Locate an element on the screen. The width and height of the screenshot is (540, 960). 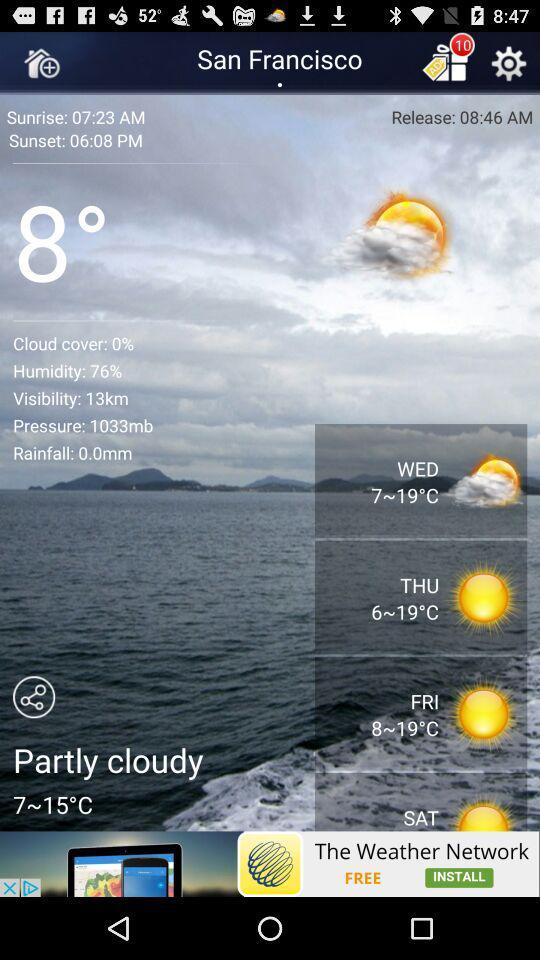
the volume icon is located at coordinates (475, 219).